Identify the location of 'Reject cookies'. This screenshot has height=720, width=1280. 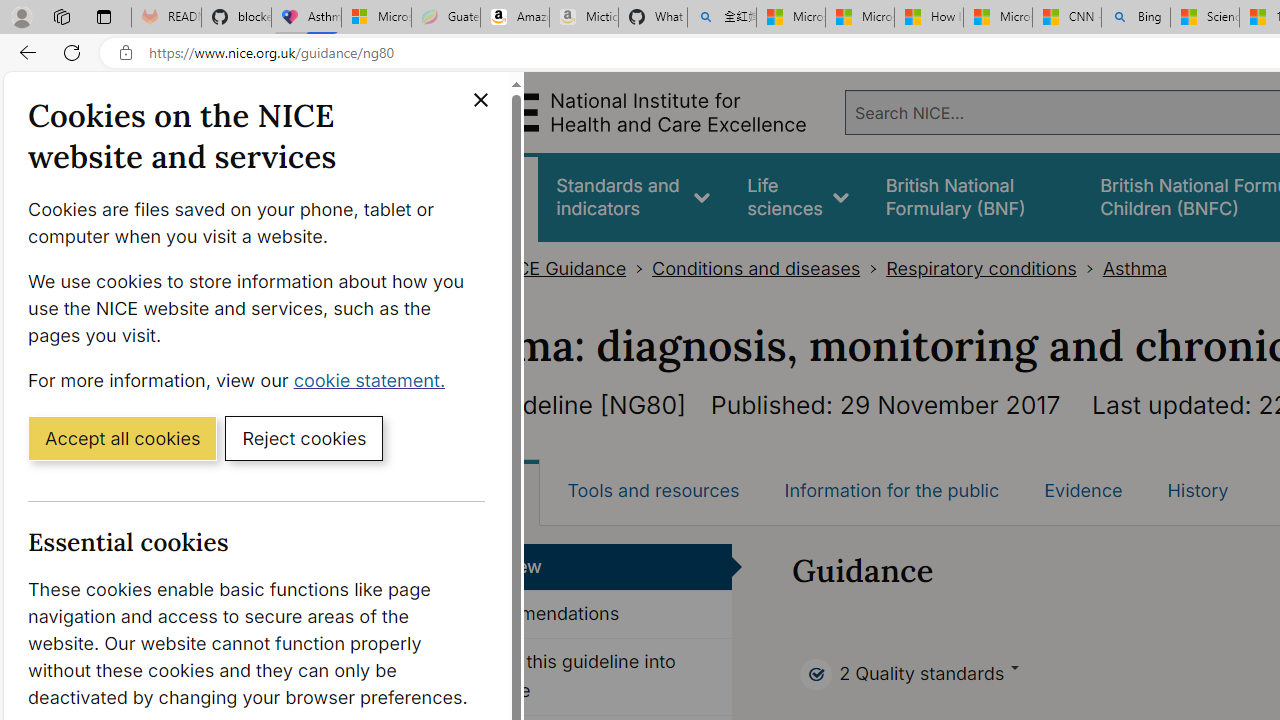
(303, 436).